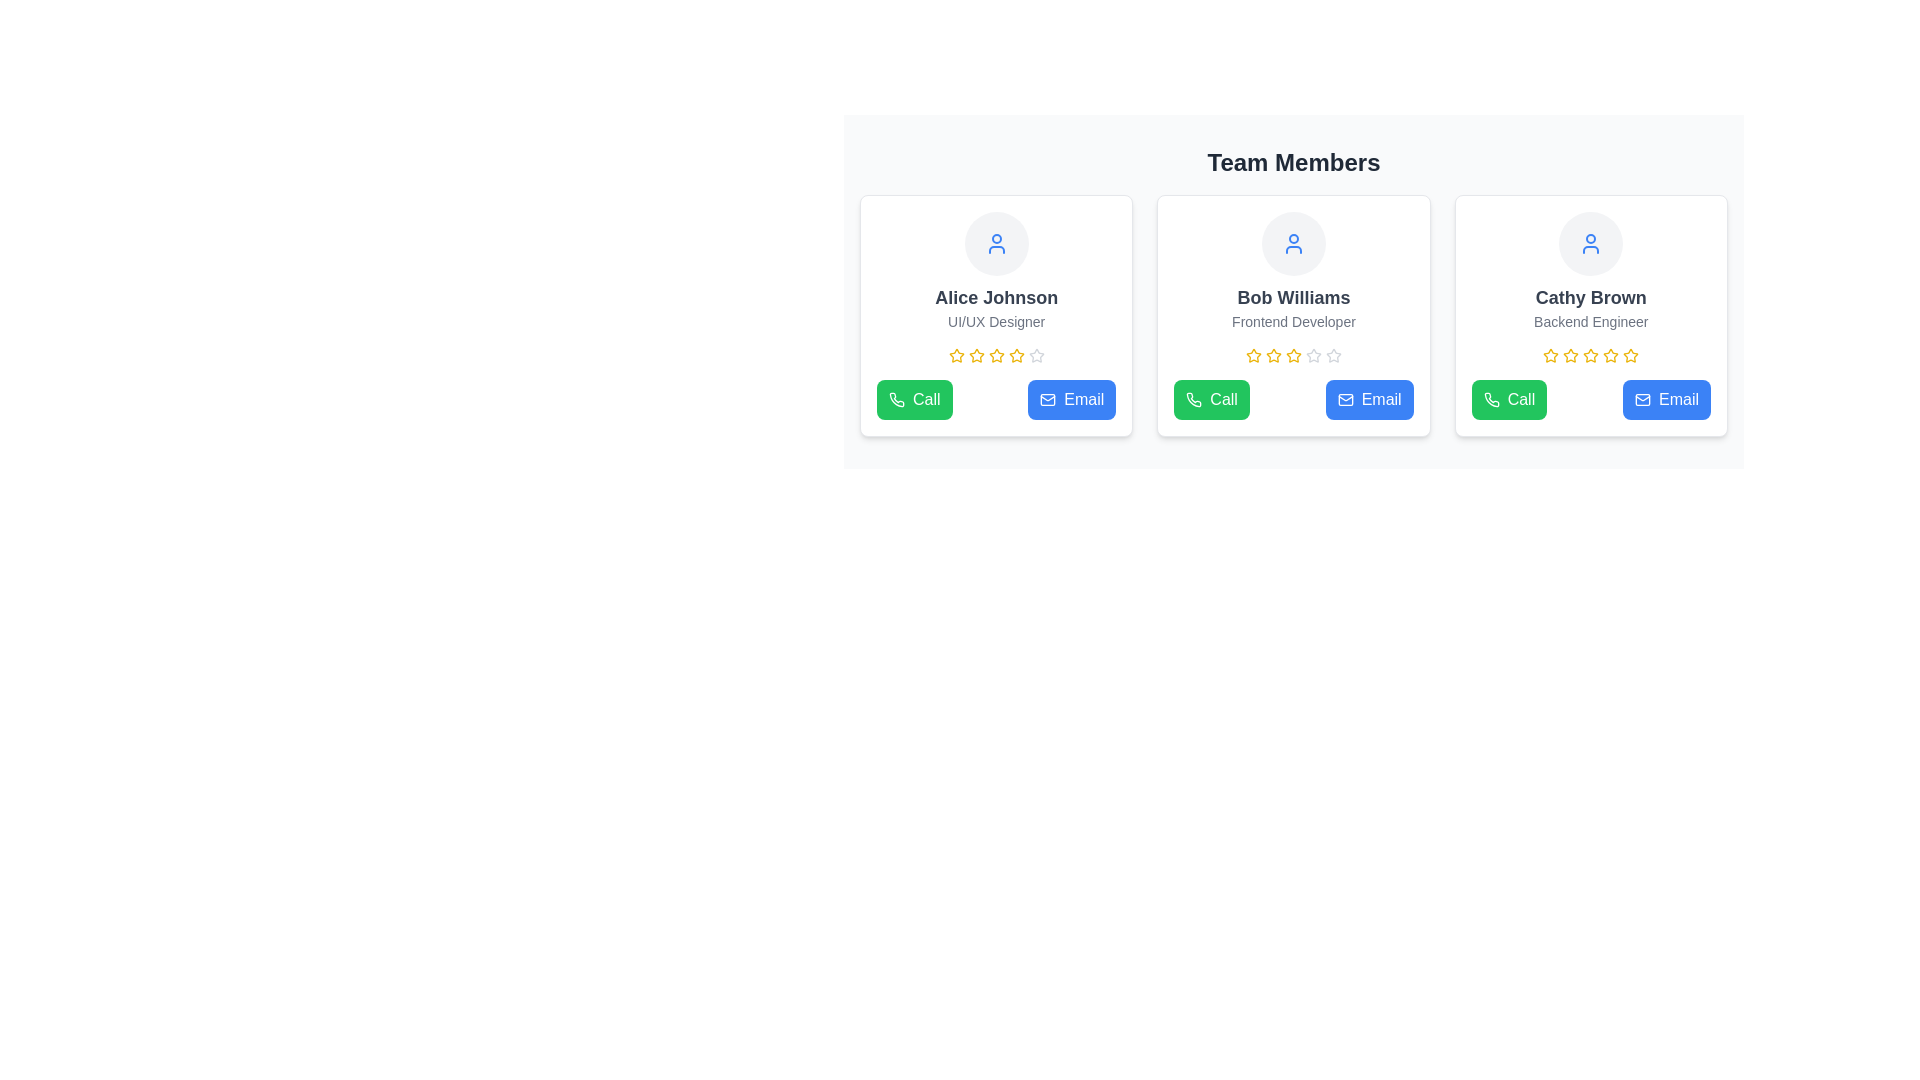 The height and width of the screenshot is (1080, 1920). I want to click on the second star rating icon in the profile card of Cathy Brown under the Team Members section to rate it, so click(1550, 354).